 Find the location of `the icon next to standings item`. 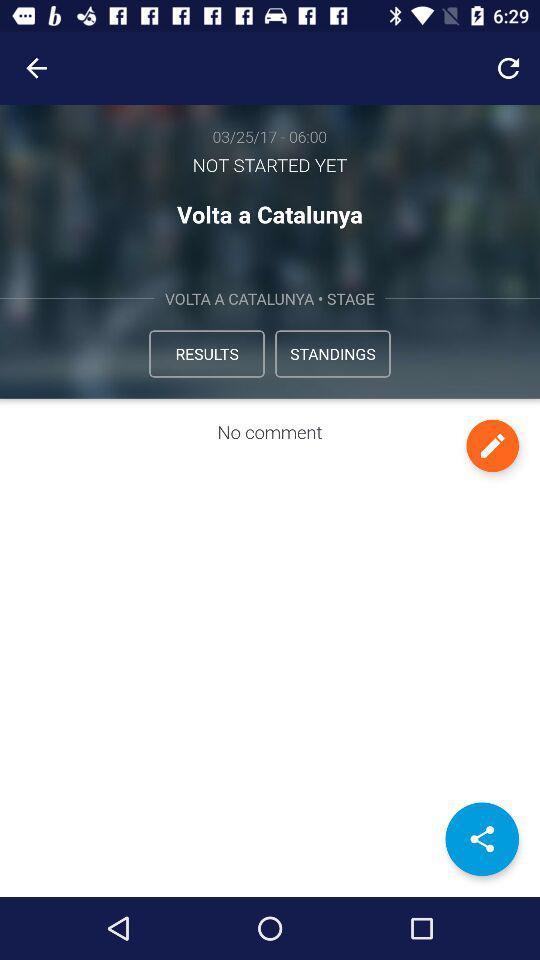

the icon next to standings item is located at coordinates (205, 353).